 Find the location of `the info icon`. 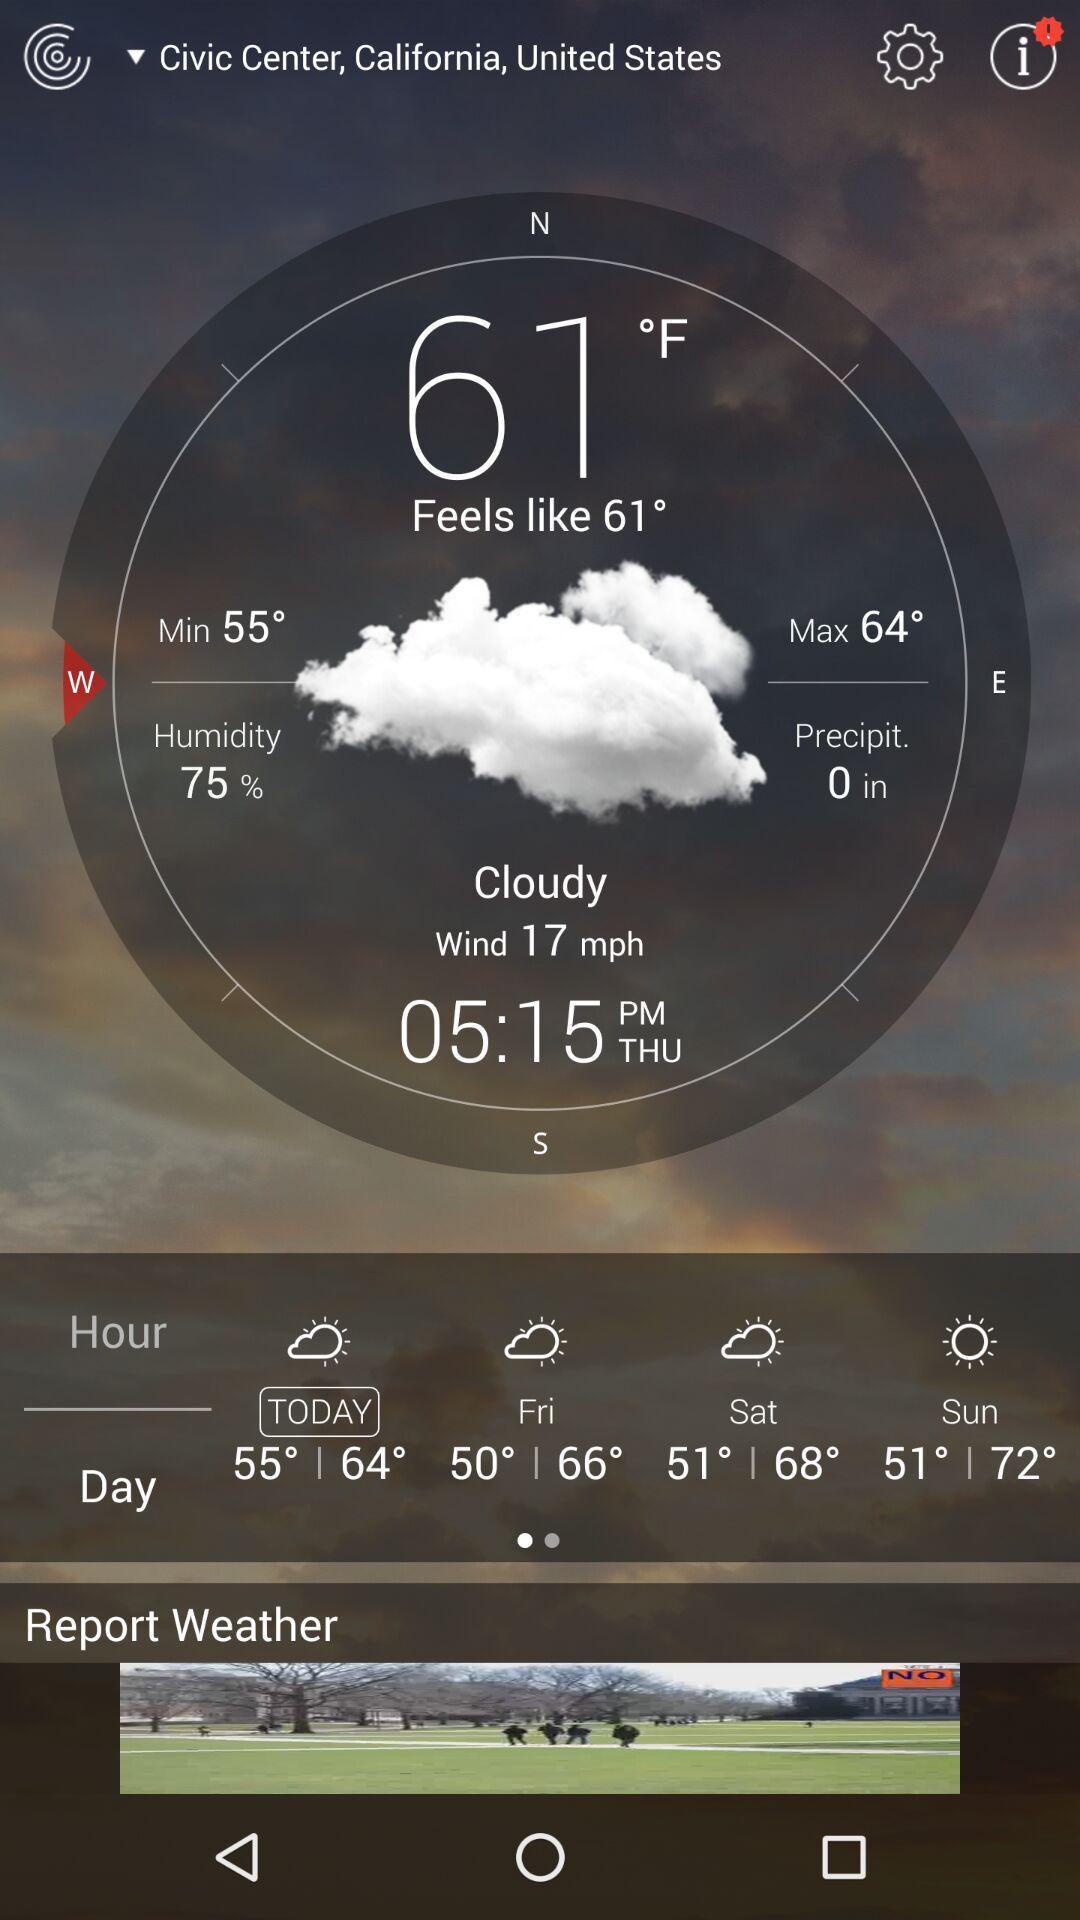

the info icon is located at coordinates (1023, 56).